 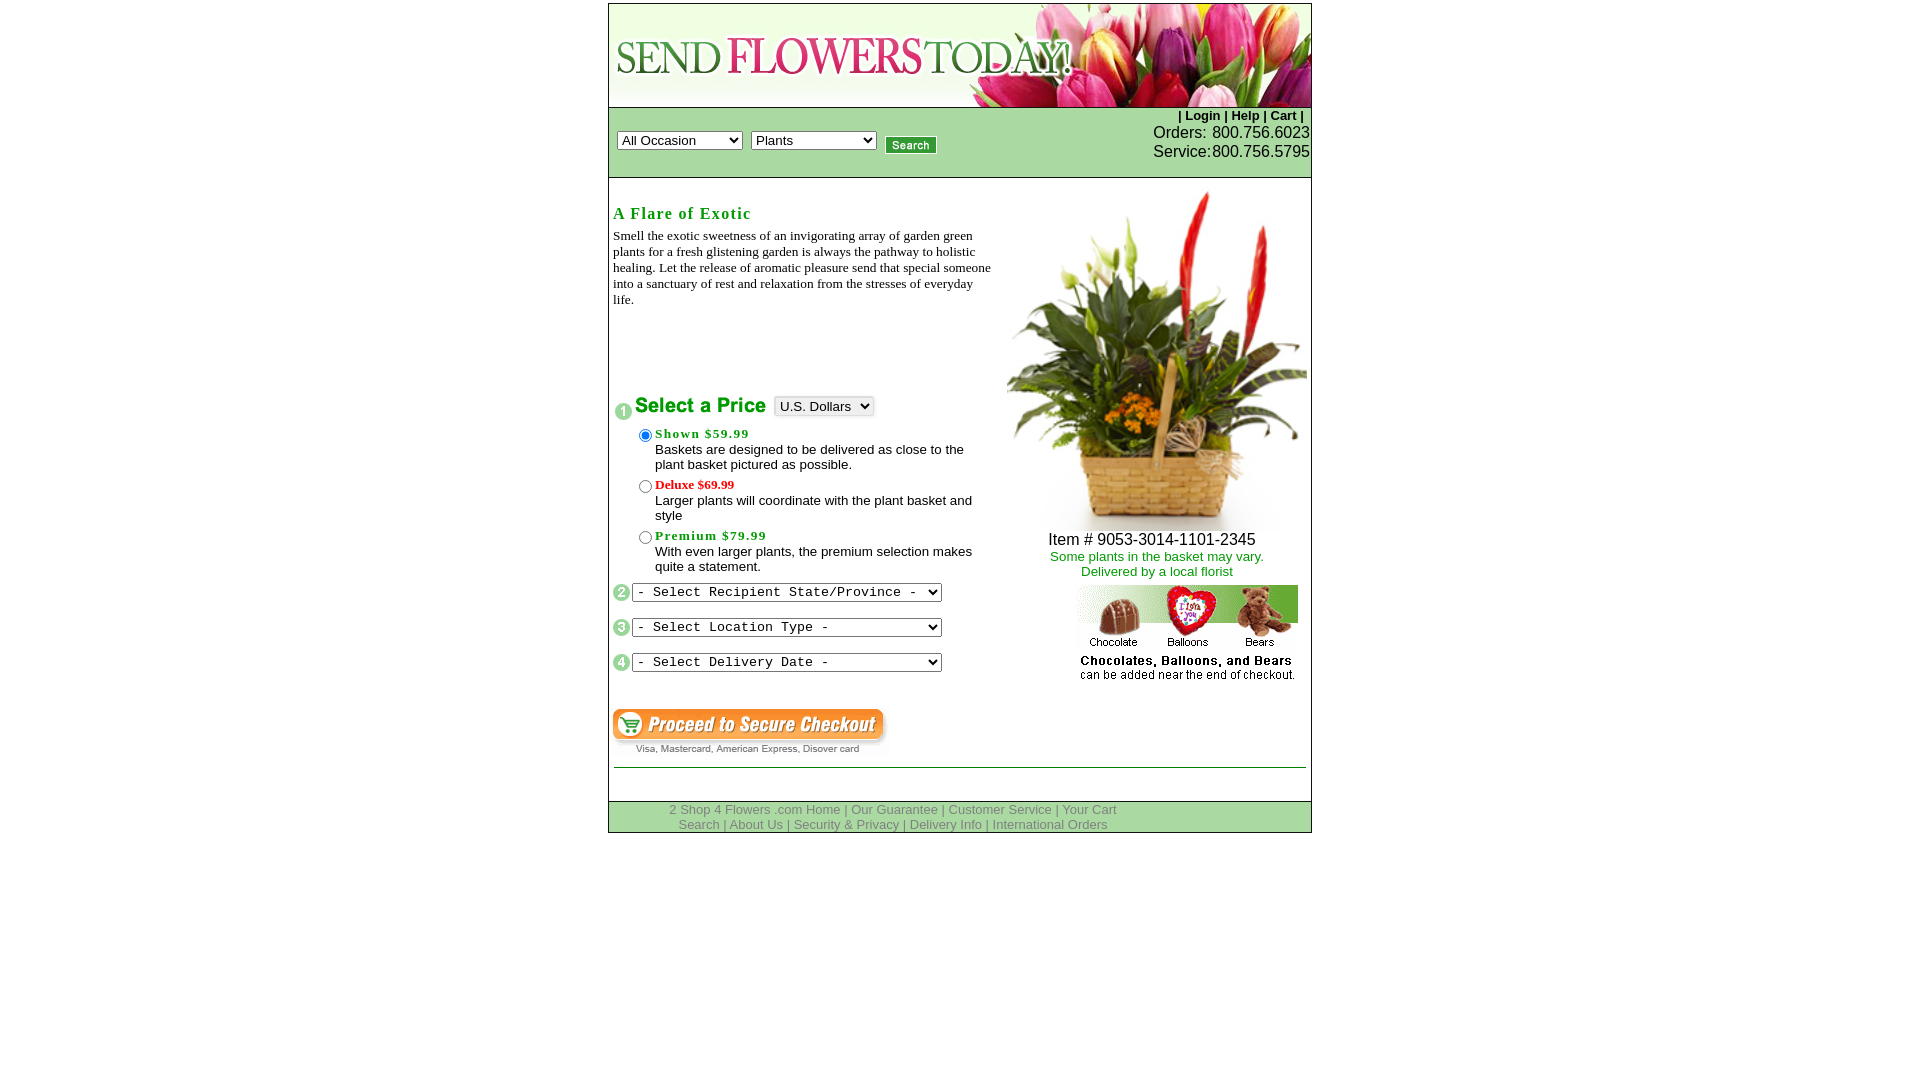 What do you see at coordinates (1049, 824) in the screenshot?
I see `'International Orders'` at bounding box center [1049, 824].